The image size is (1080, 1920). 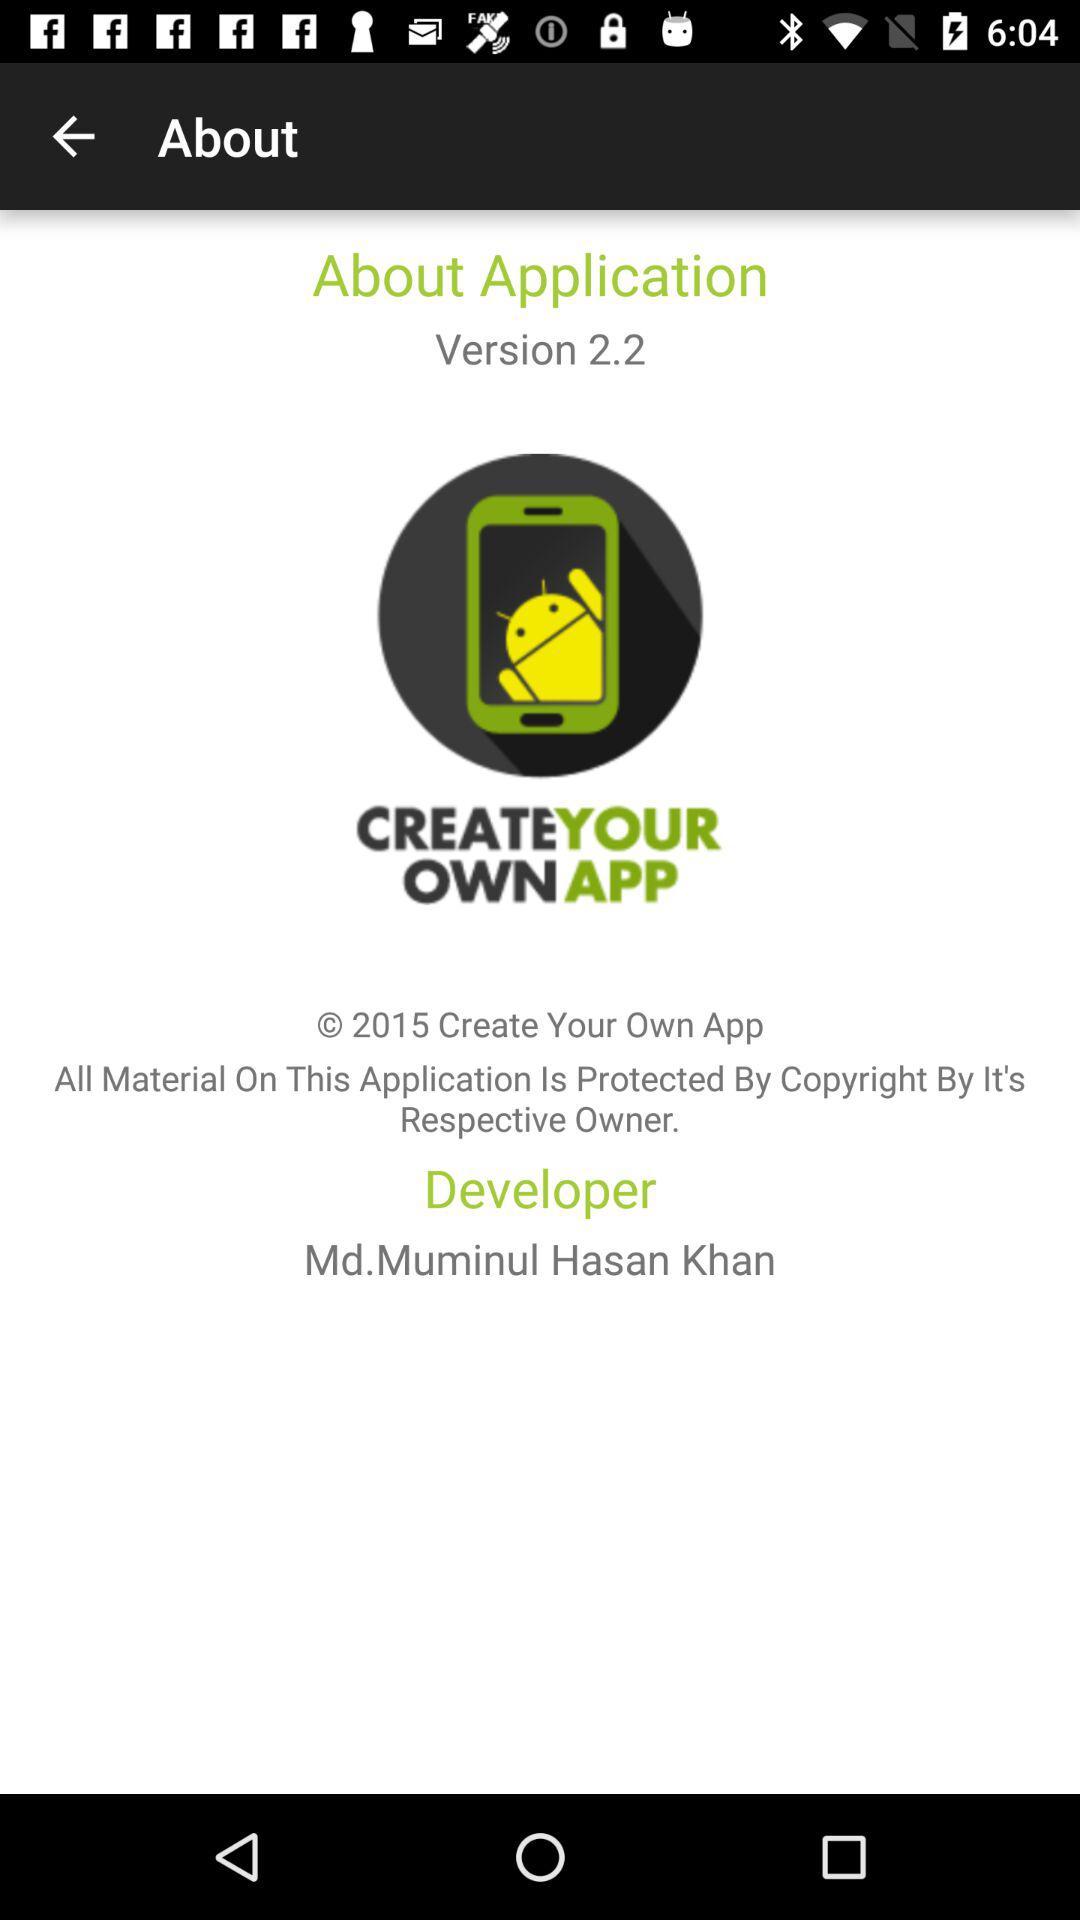 What do you see at coordinates (72, 135) in the screenshot?
I see `icon above about application` at bounding box center [72, 135].